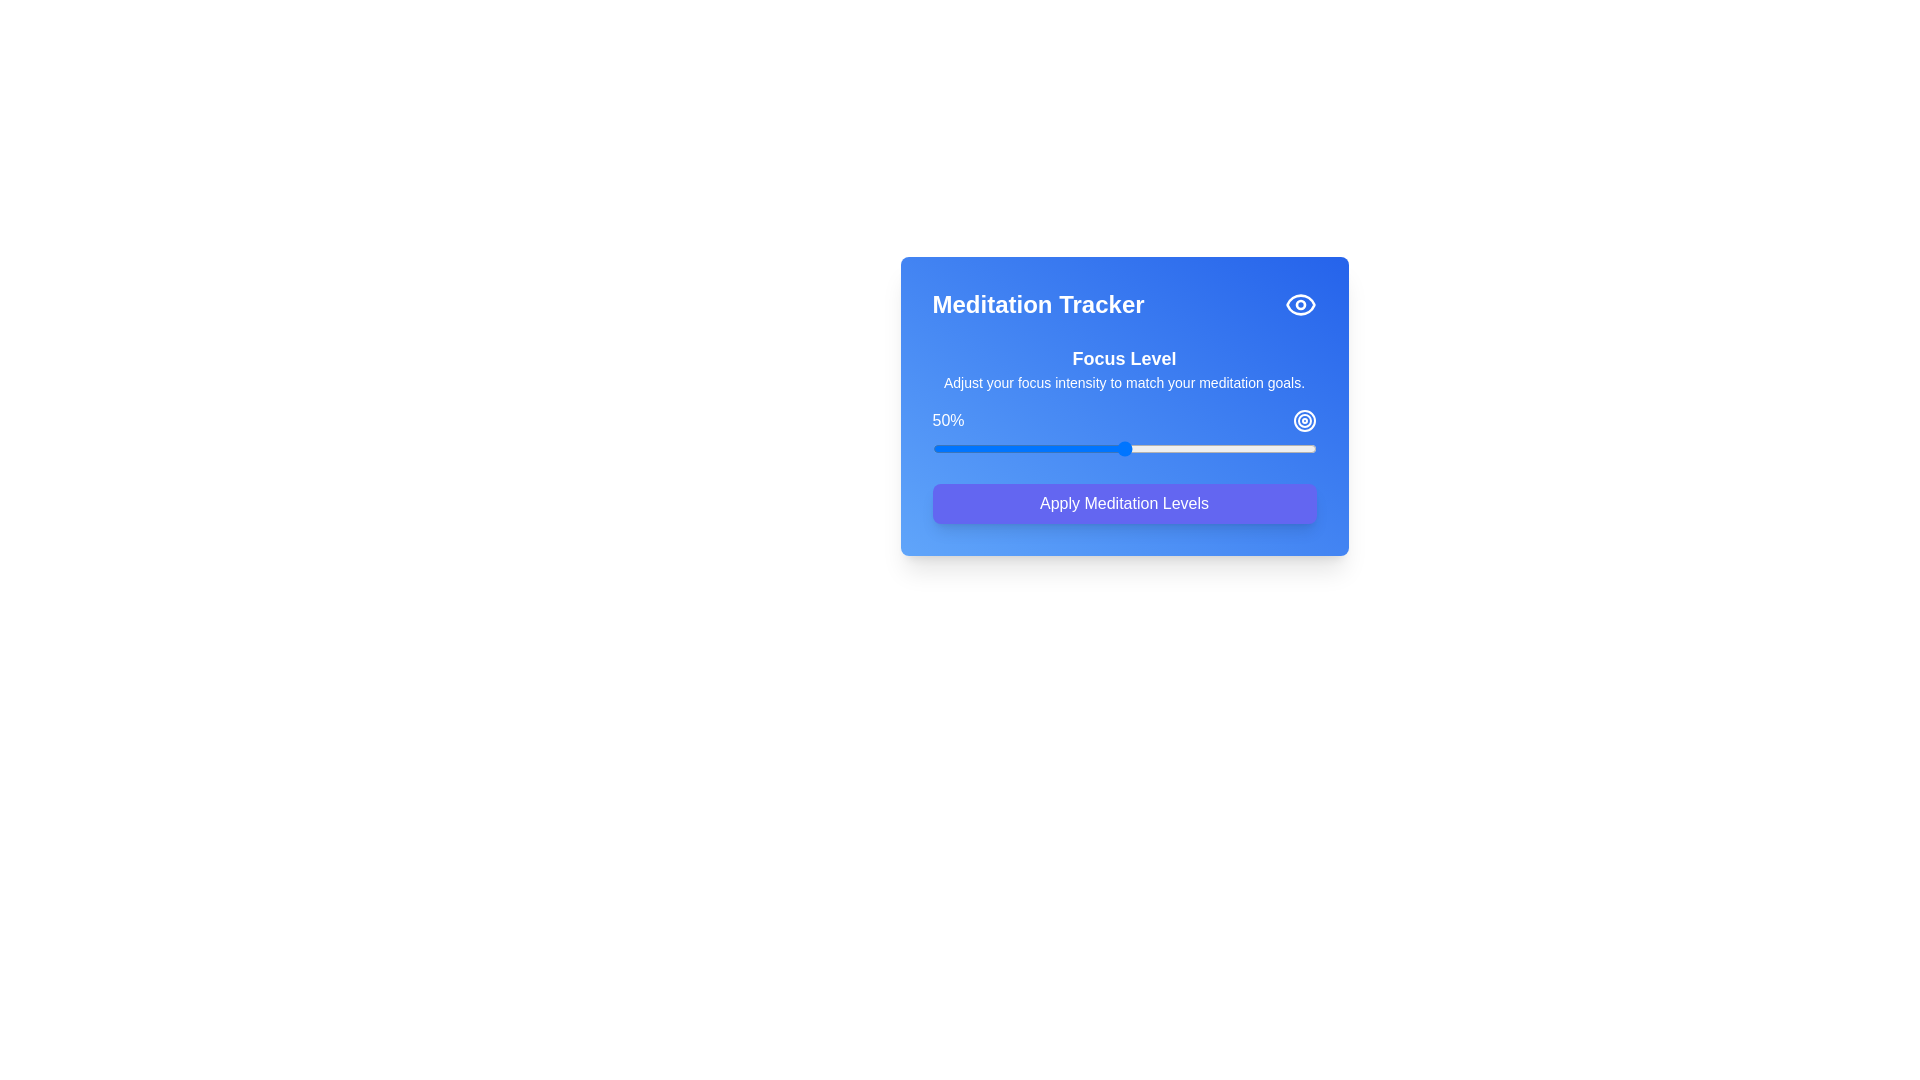 Image resolution: width=1920 pixels, height=1080 pixels. I want to click on the focus level, so click(1231, 447).